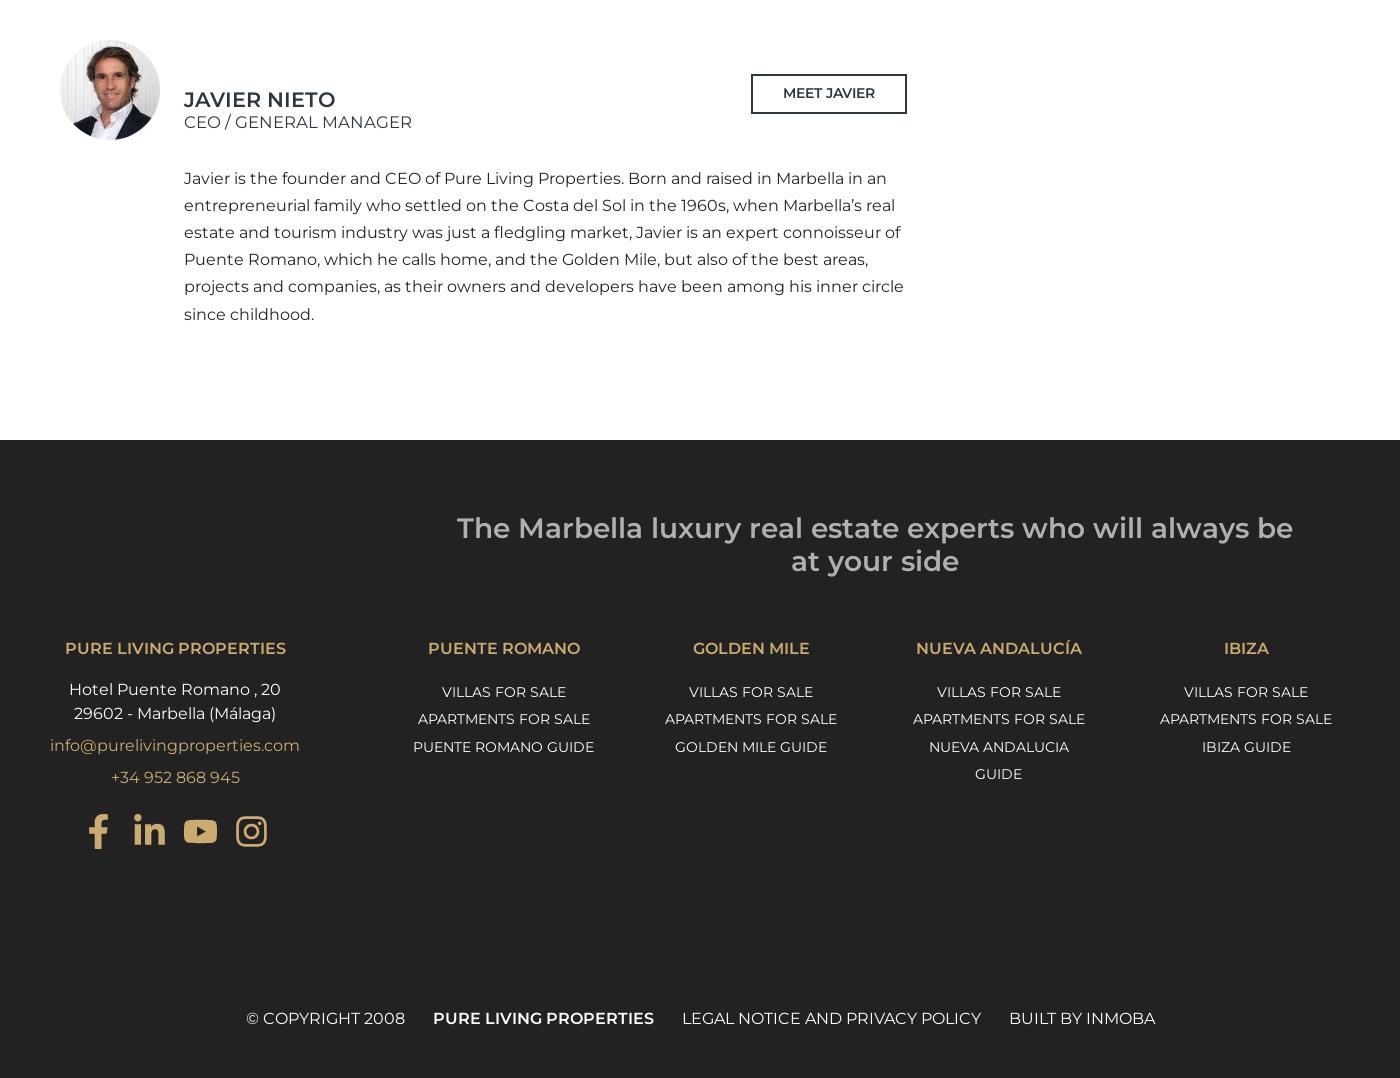  Describe the element at coordinates (298, 120) in the screenshot. I see `'CEO / General Manager'` at that location.